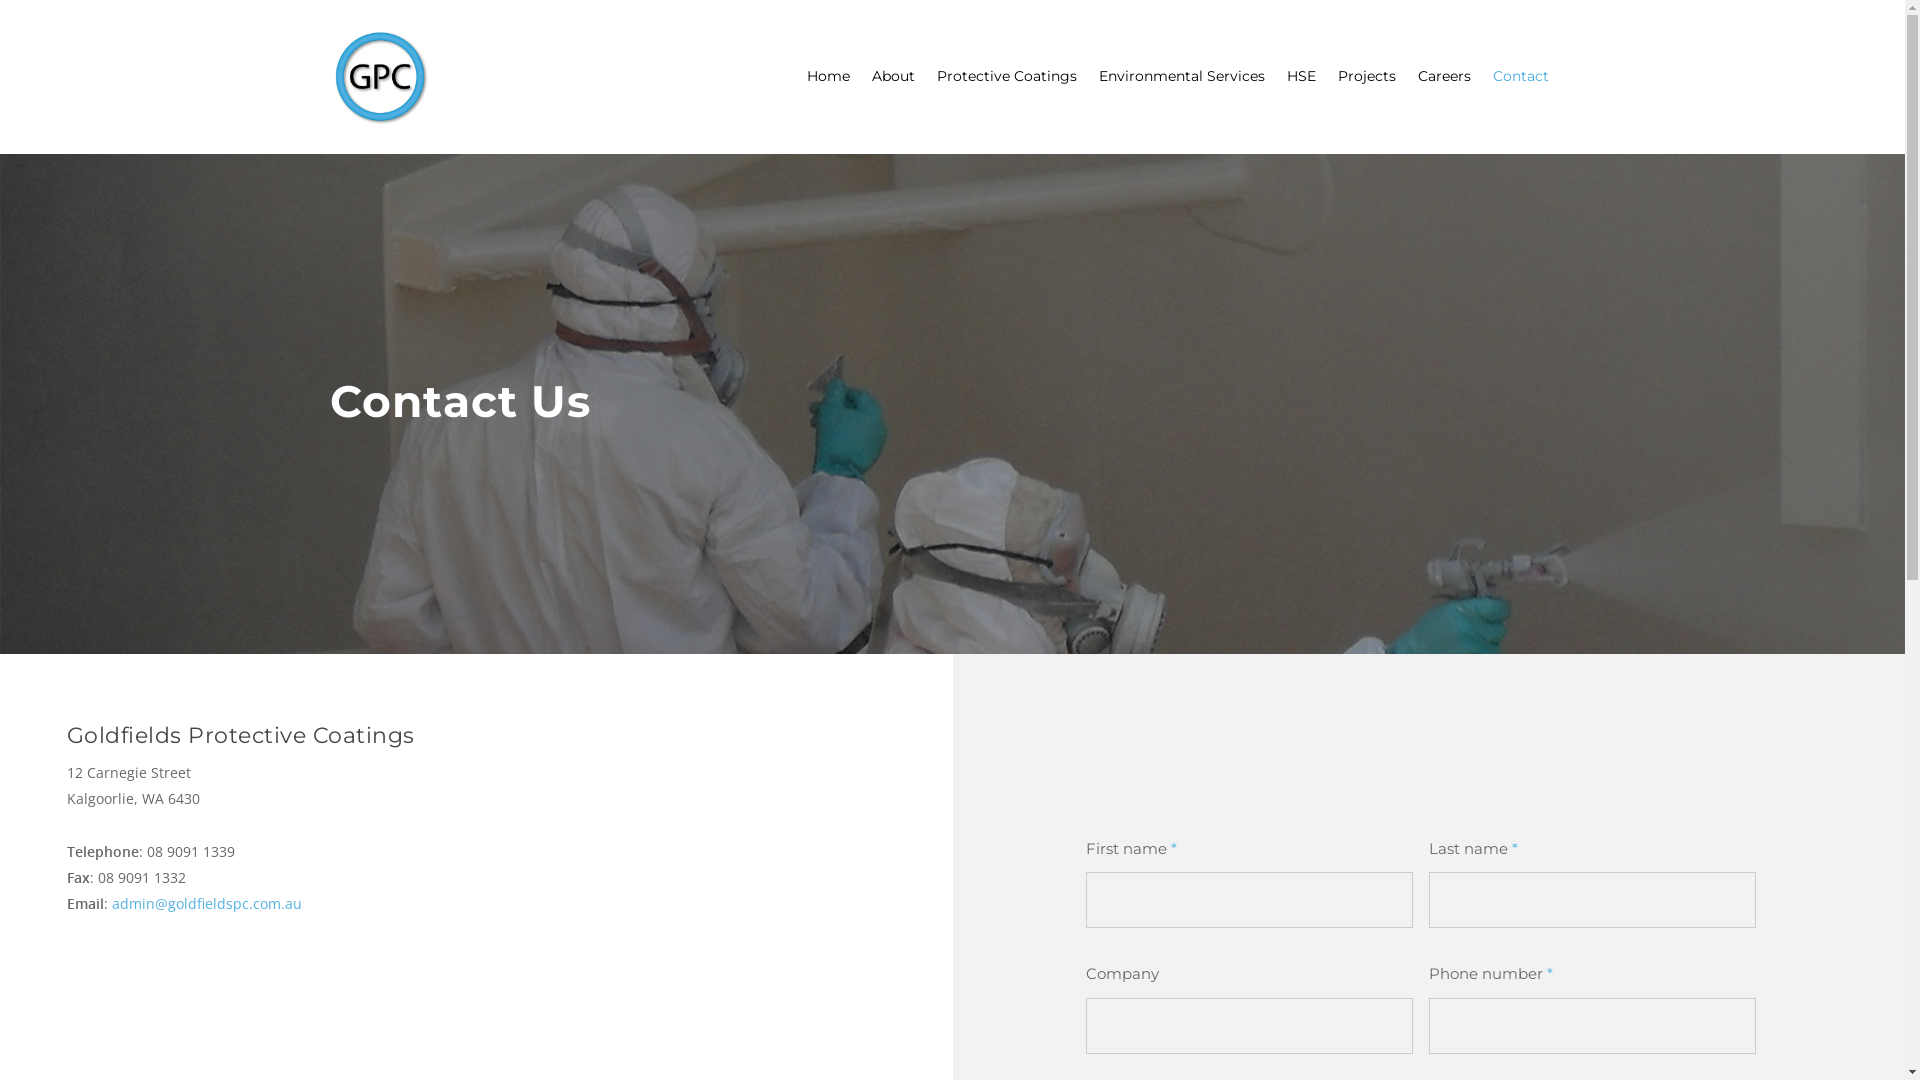  I want to click on 'Home', so click(828, 91).